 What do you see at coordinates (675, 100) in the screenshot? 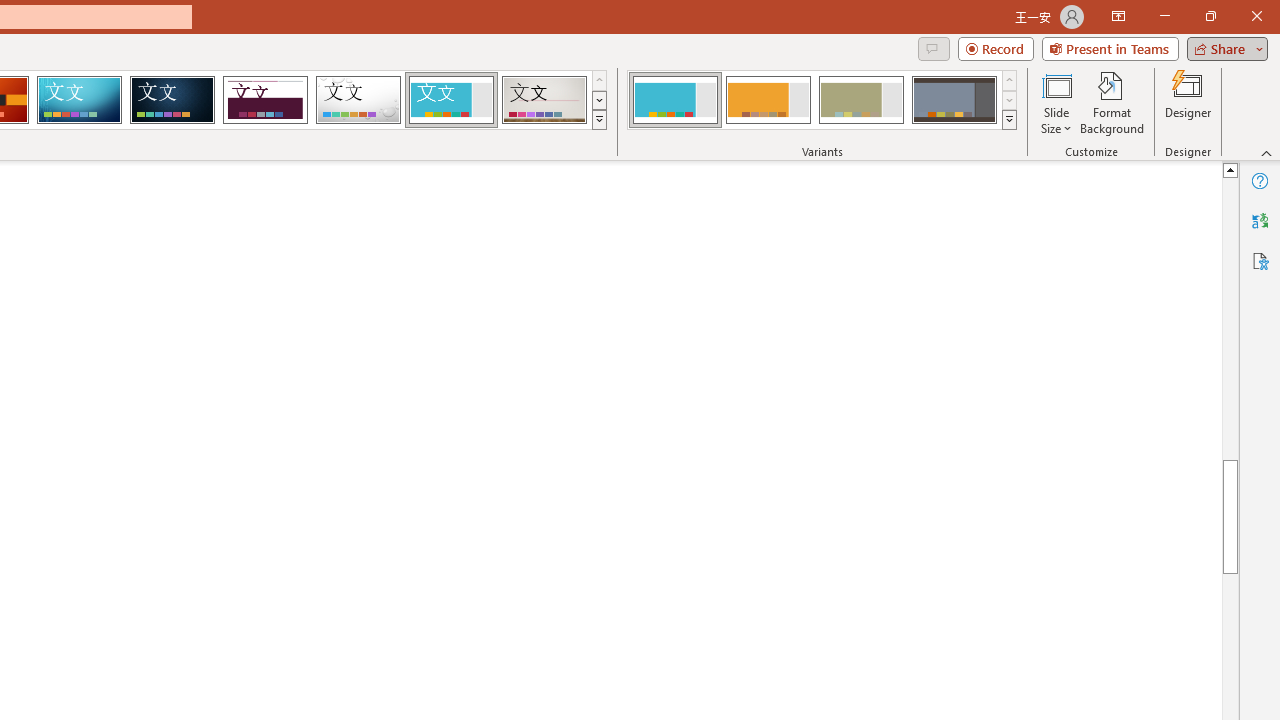
I see `'Frame Variant 1'` at bounding box center [675, 100].